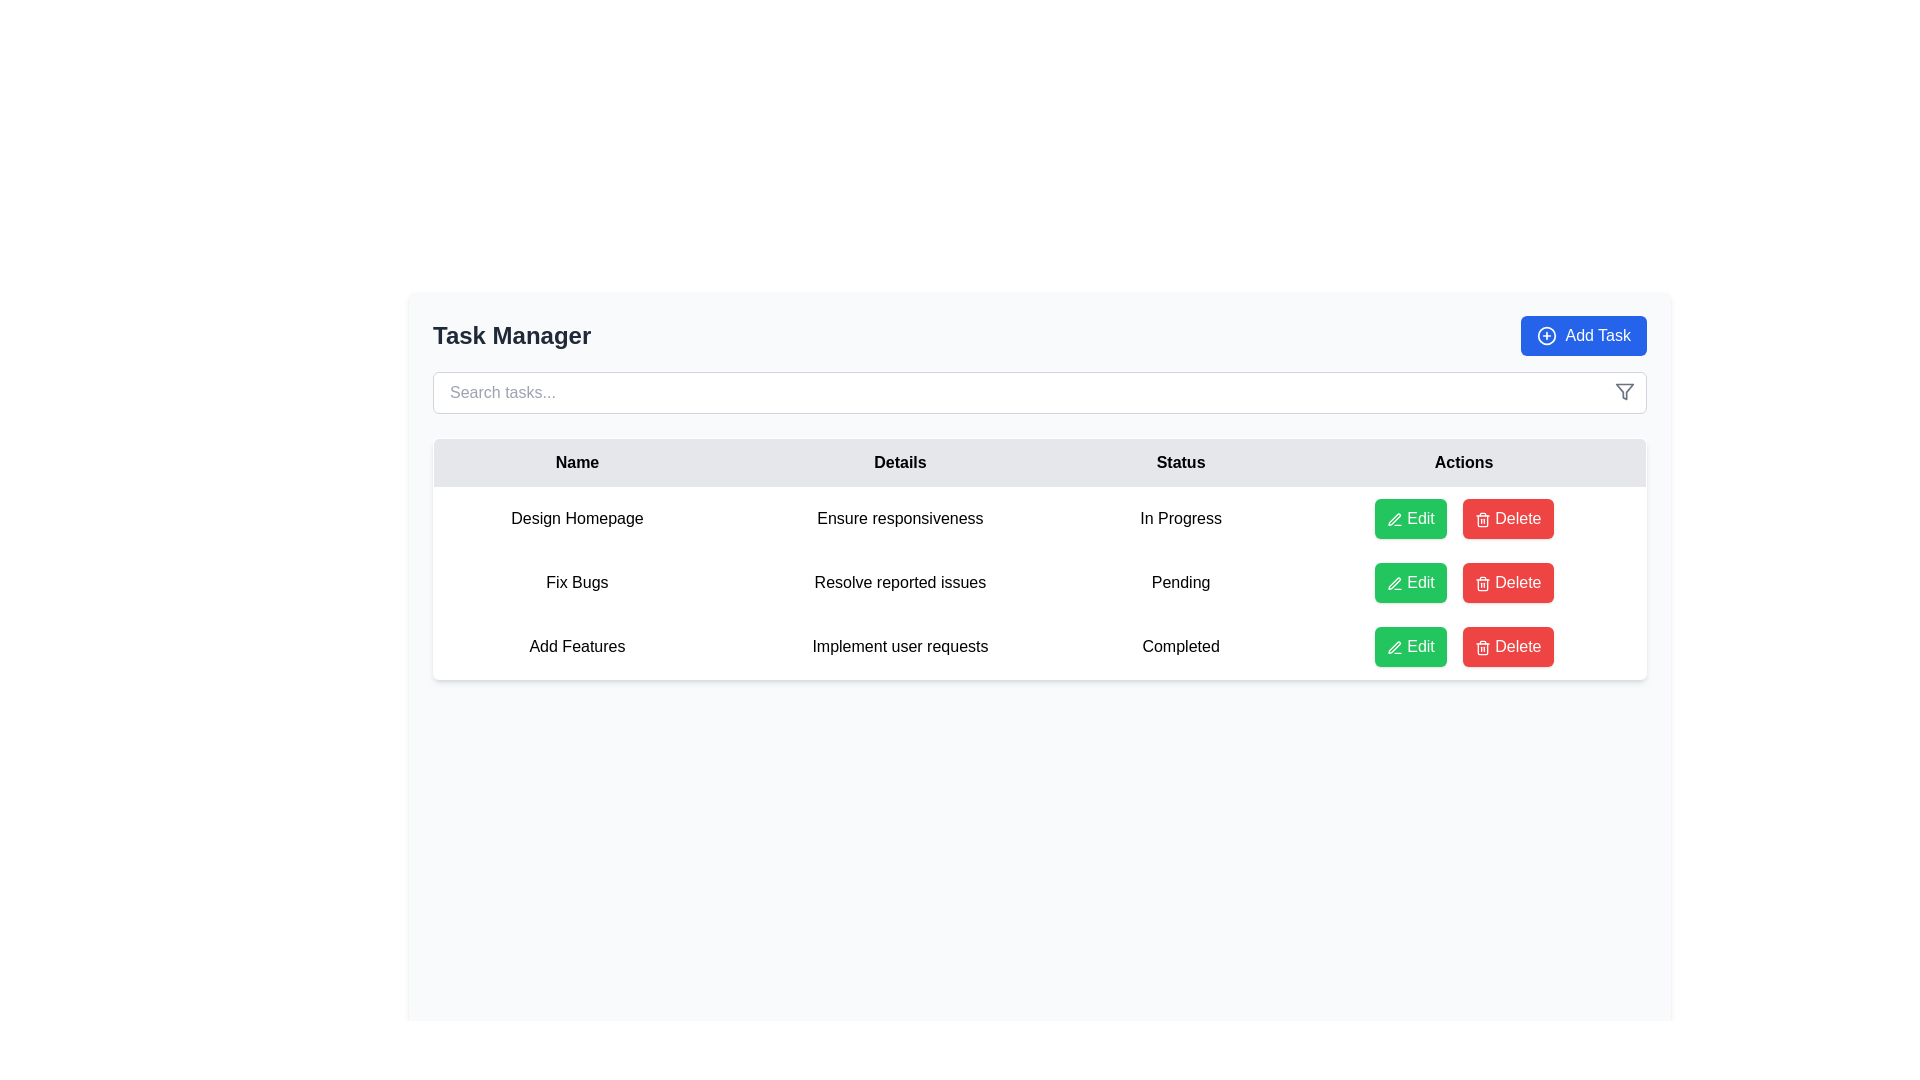  Describe the element at coordinates (1409, 647) in the screenshot. I see `the 'Edit' button, which is the second button in the 'Actions' column of the last row in the table, to initiate the editing functionality for the associated row` at that location.